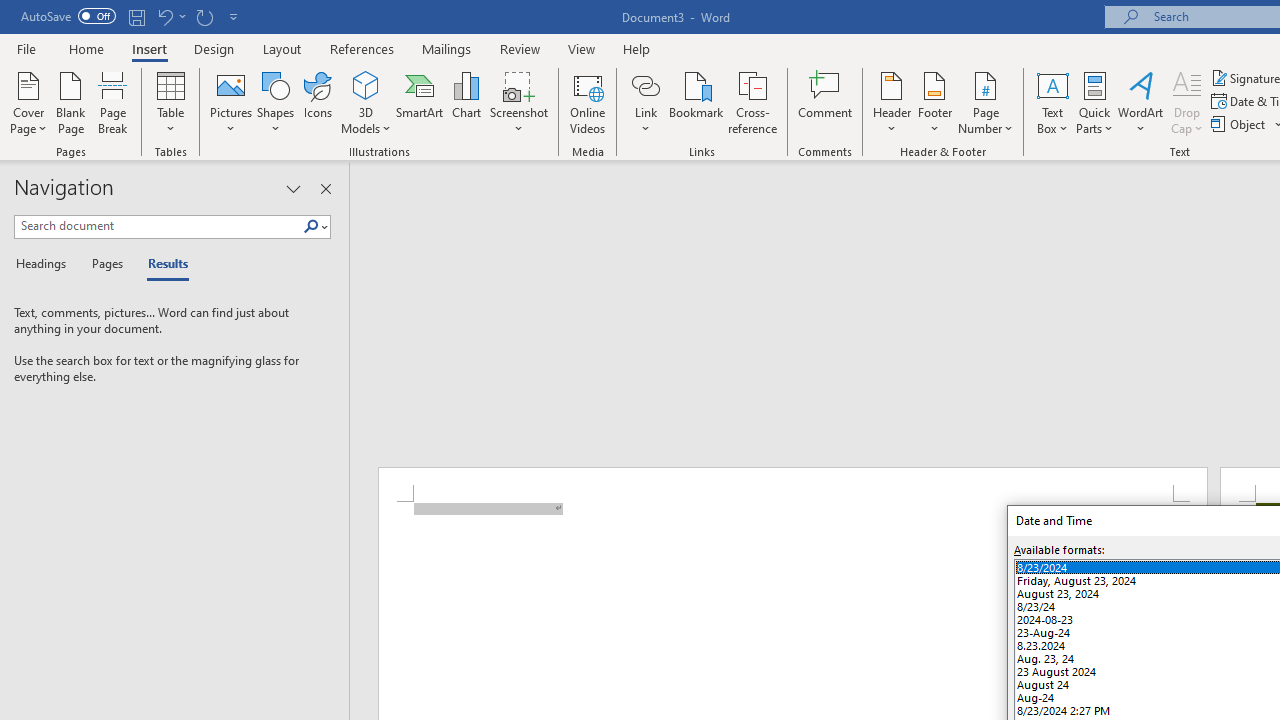 This screenshot has width=1280, height=720. What do you see at coordinates (465, 103) in the screenshot?
I see `'Chart...'` at bounding box center [465, 103].